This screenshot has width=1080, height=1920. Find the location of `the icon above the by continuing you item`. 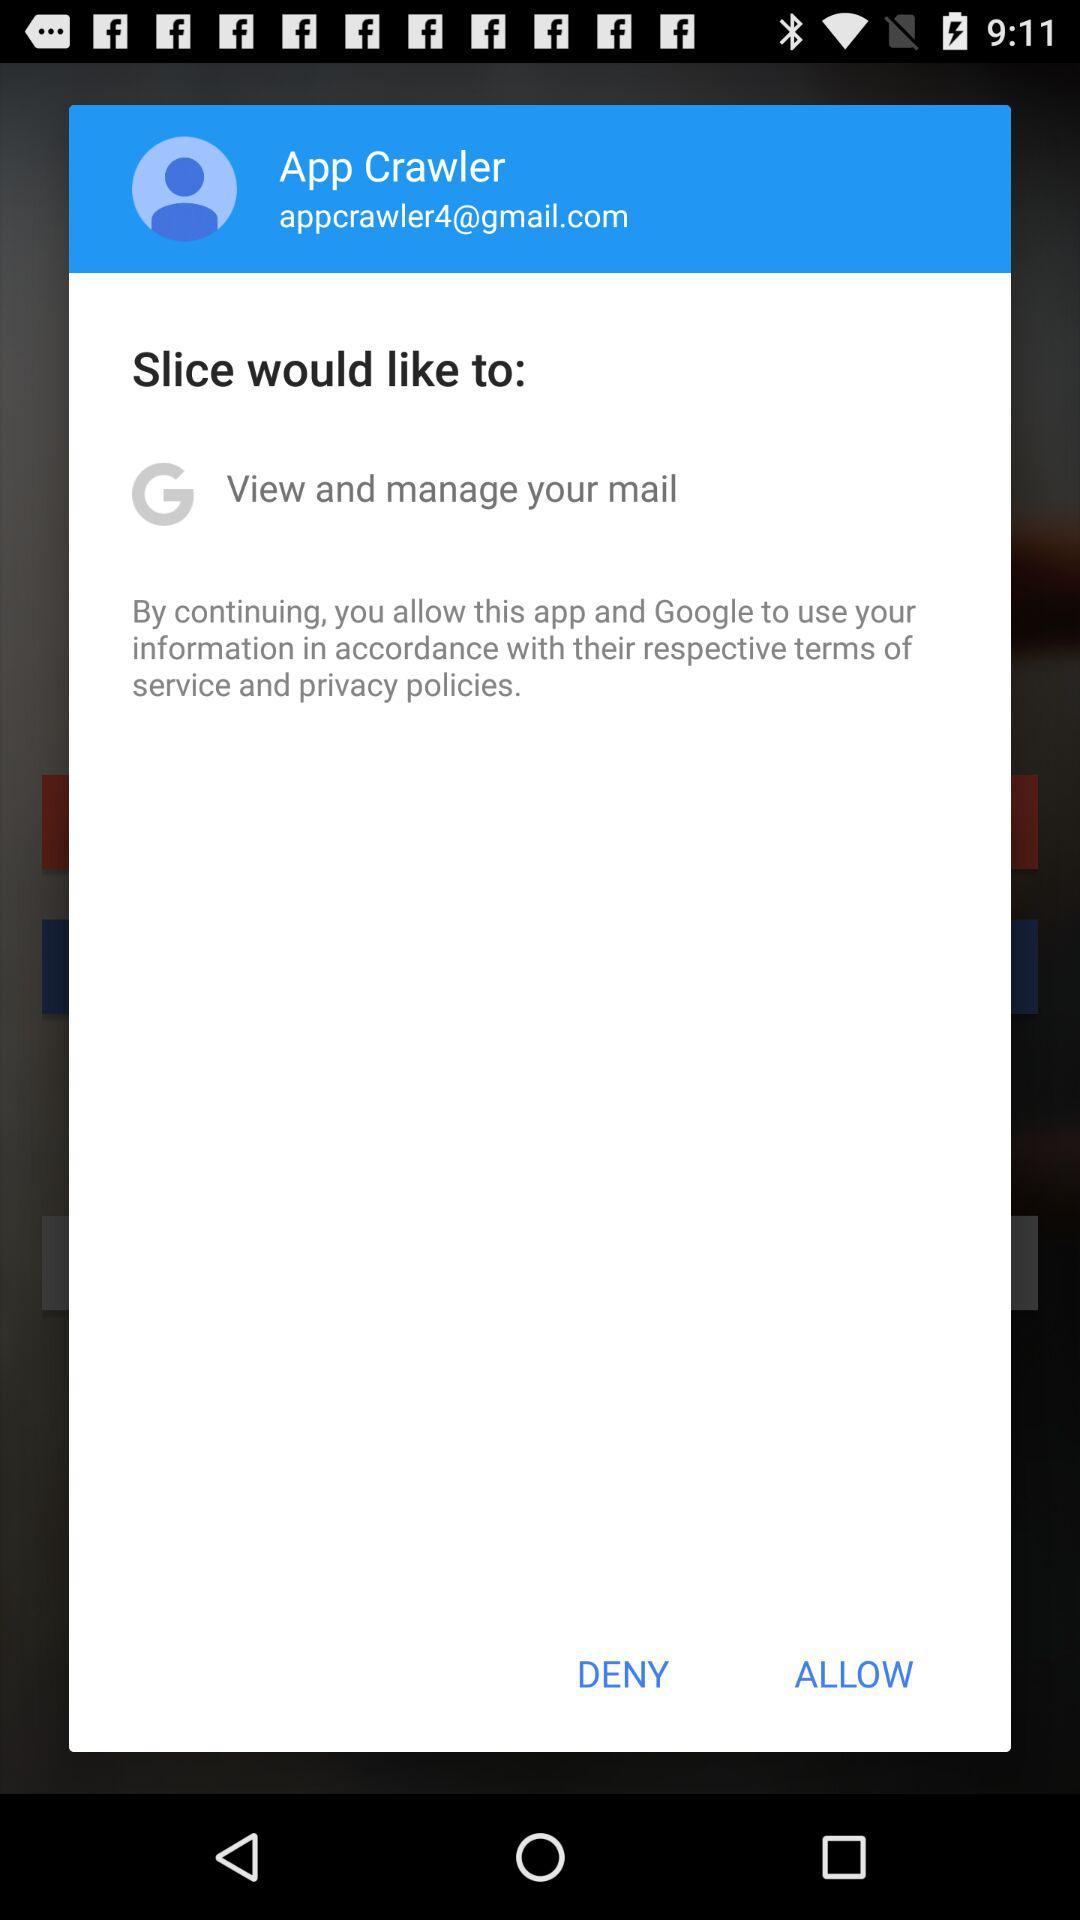

the icon above the by continuing you item is located at coordinates (452, 487).